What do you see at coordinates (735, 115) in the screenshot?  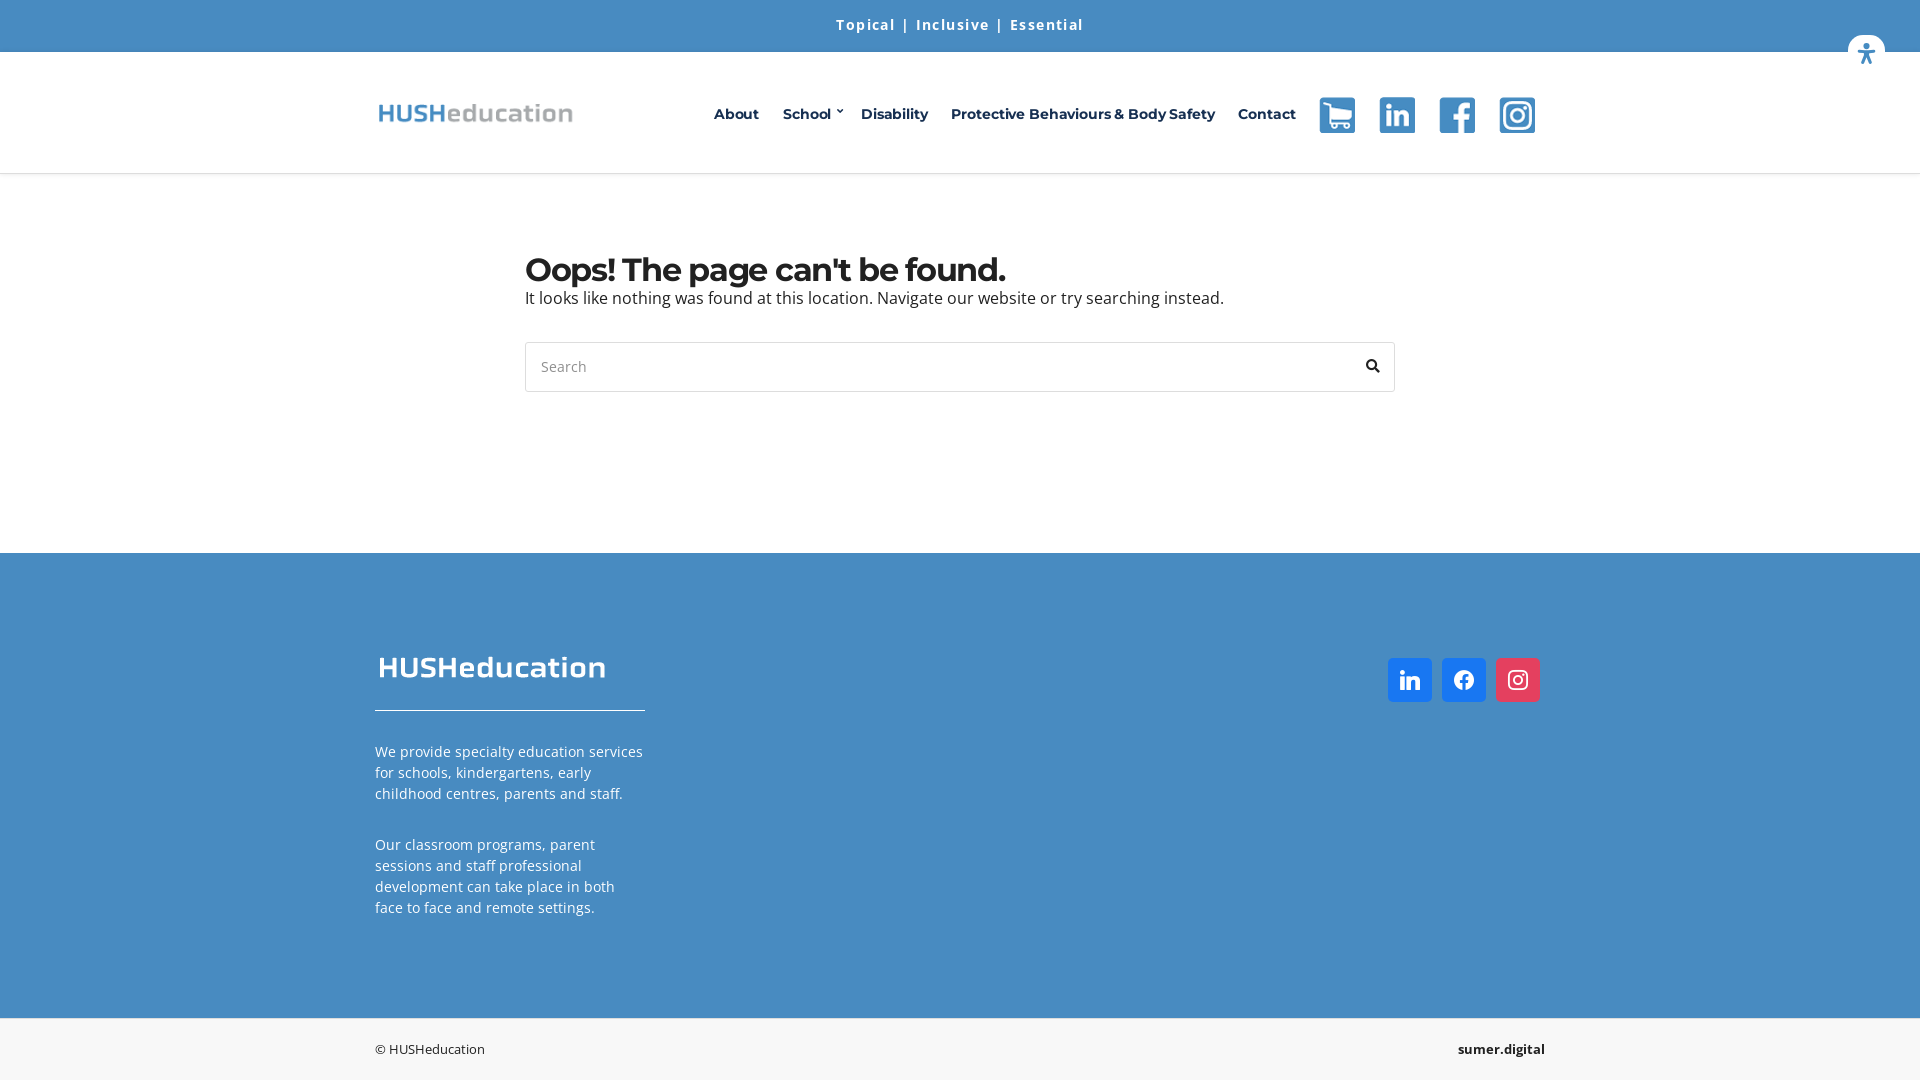 I see `'About'` at bounding box center [735, 115].